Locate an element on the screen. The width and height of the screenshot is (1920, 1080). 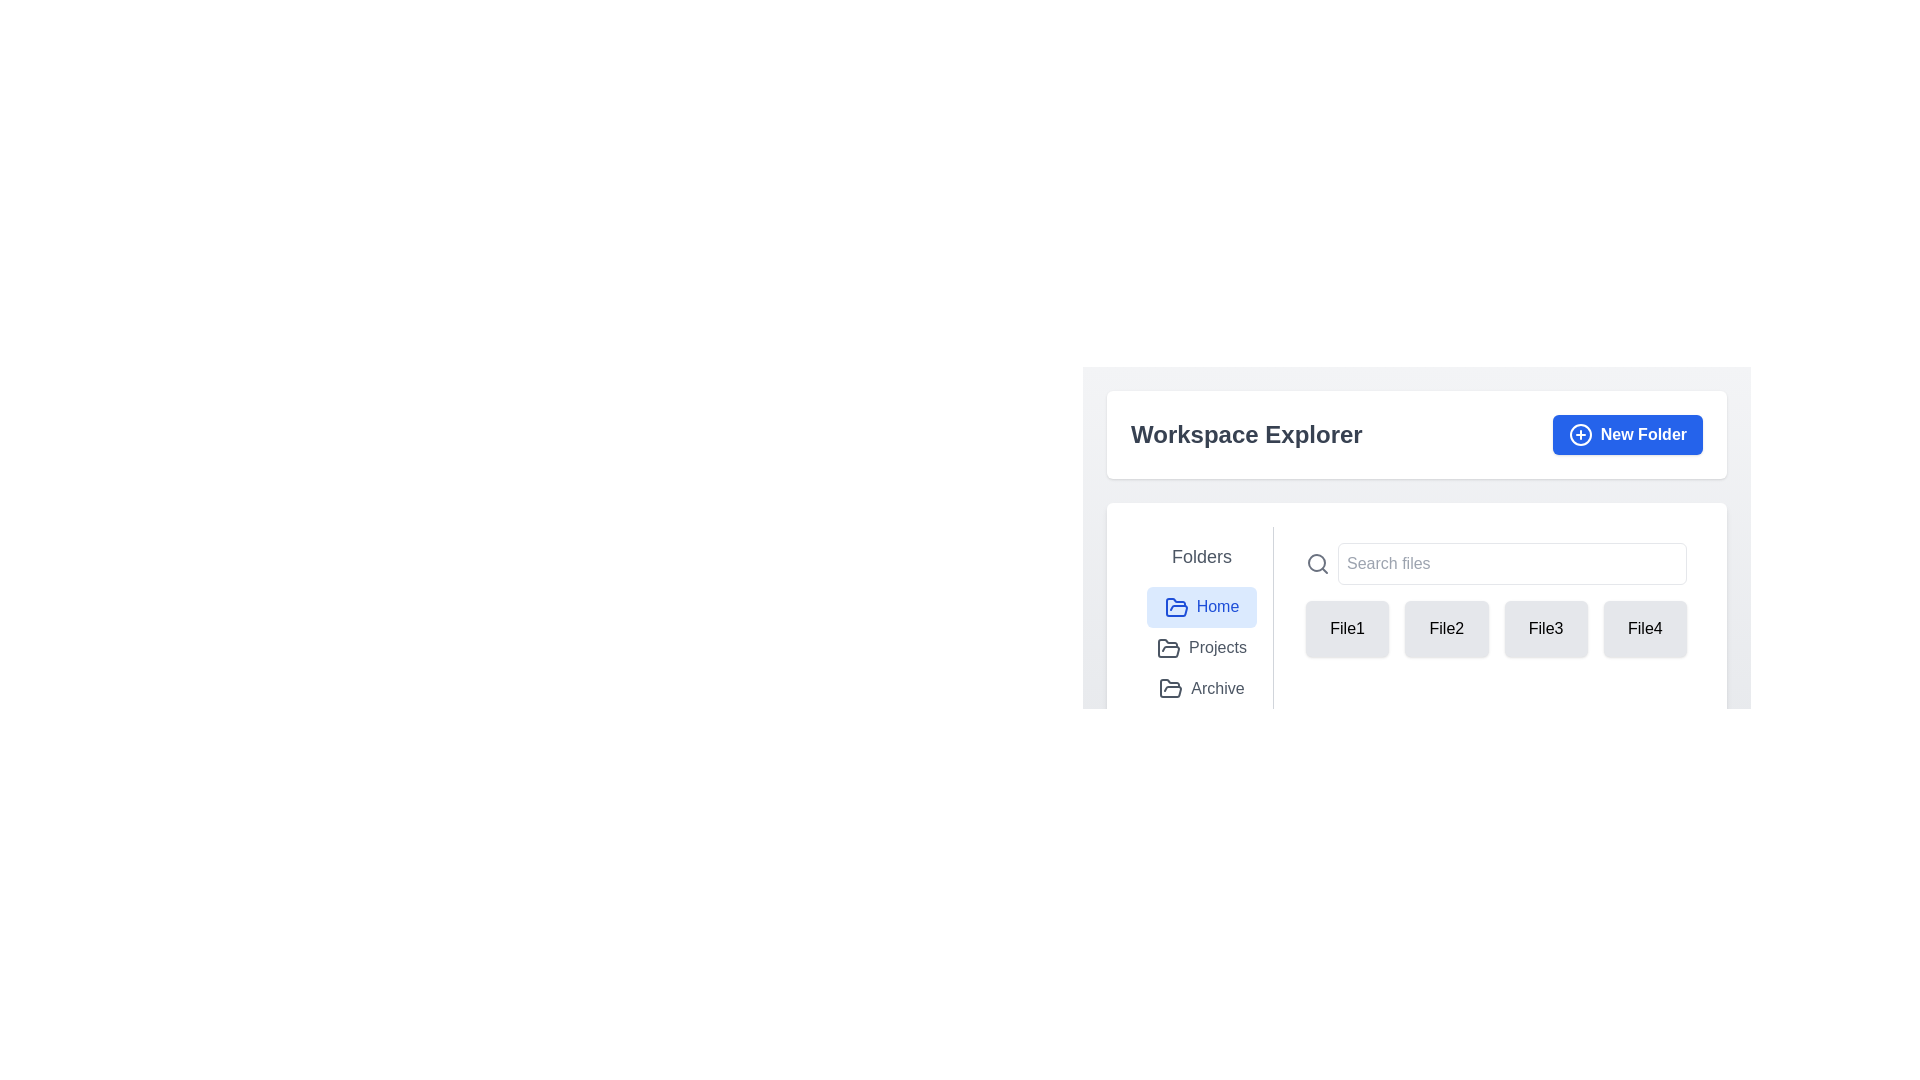
the file card in the grid layout is located at coordinates (1496, 625).